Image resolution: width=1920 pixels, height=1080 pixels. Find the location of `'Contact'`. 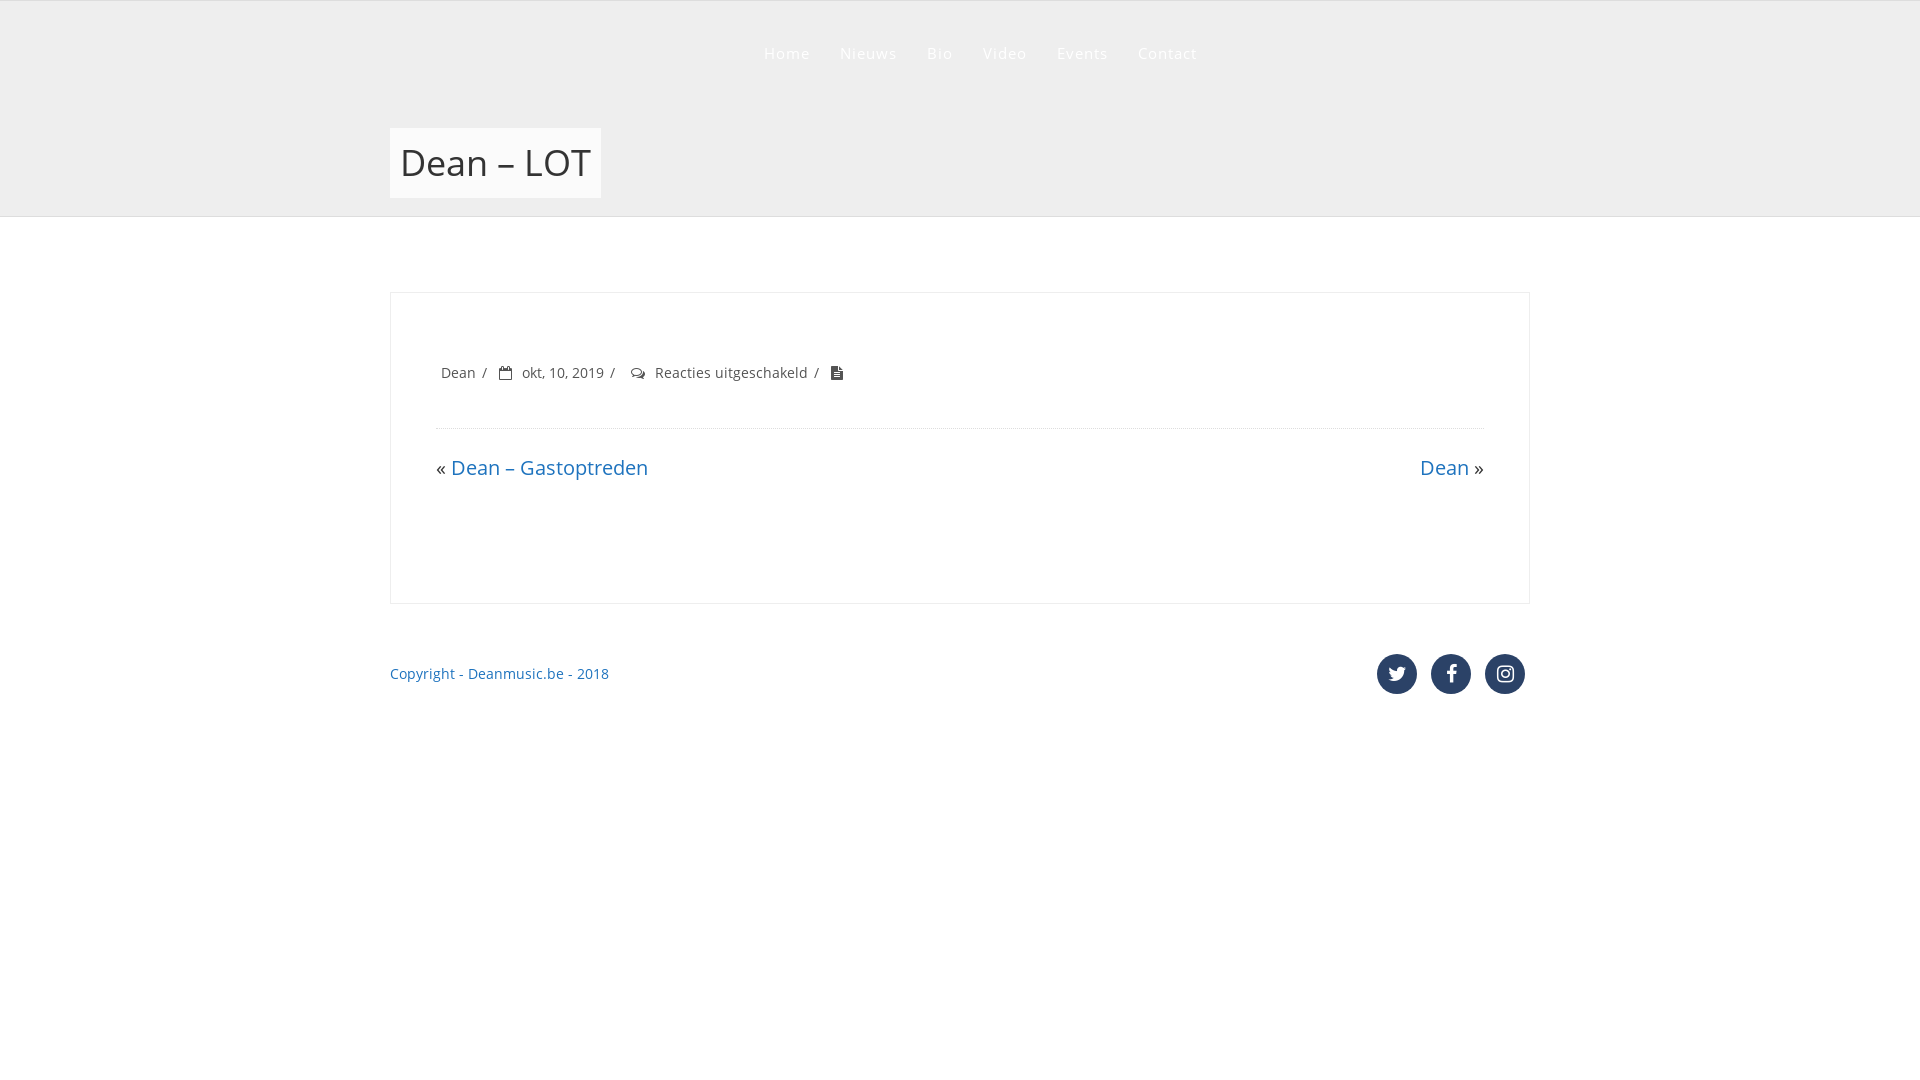

'Contact' is located at coordinates (1128, 52).